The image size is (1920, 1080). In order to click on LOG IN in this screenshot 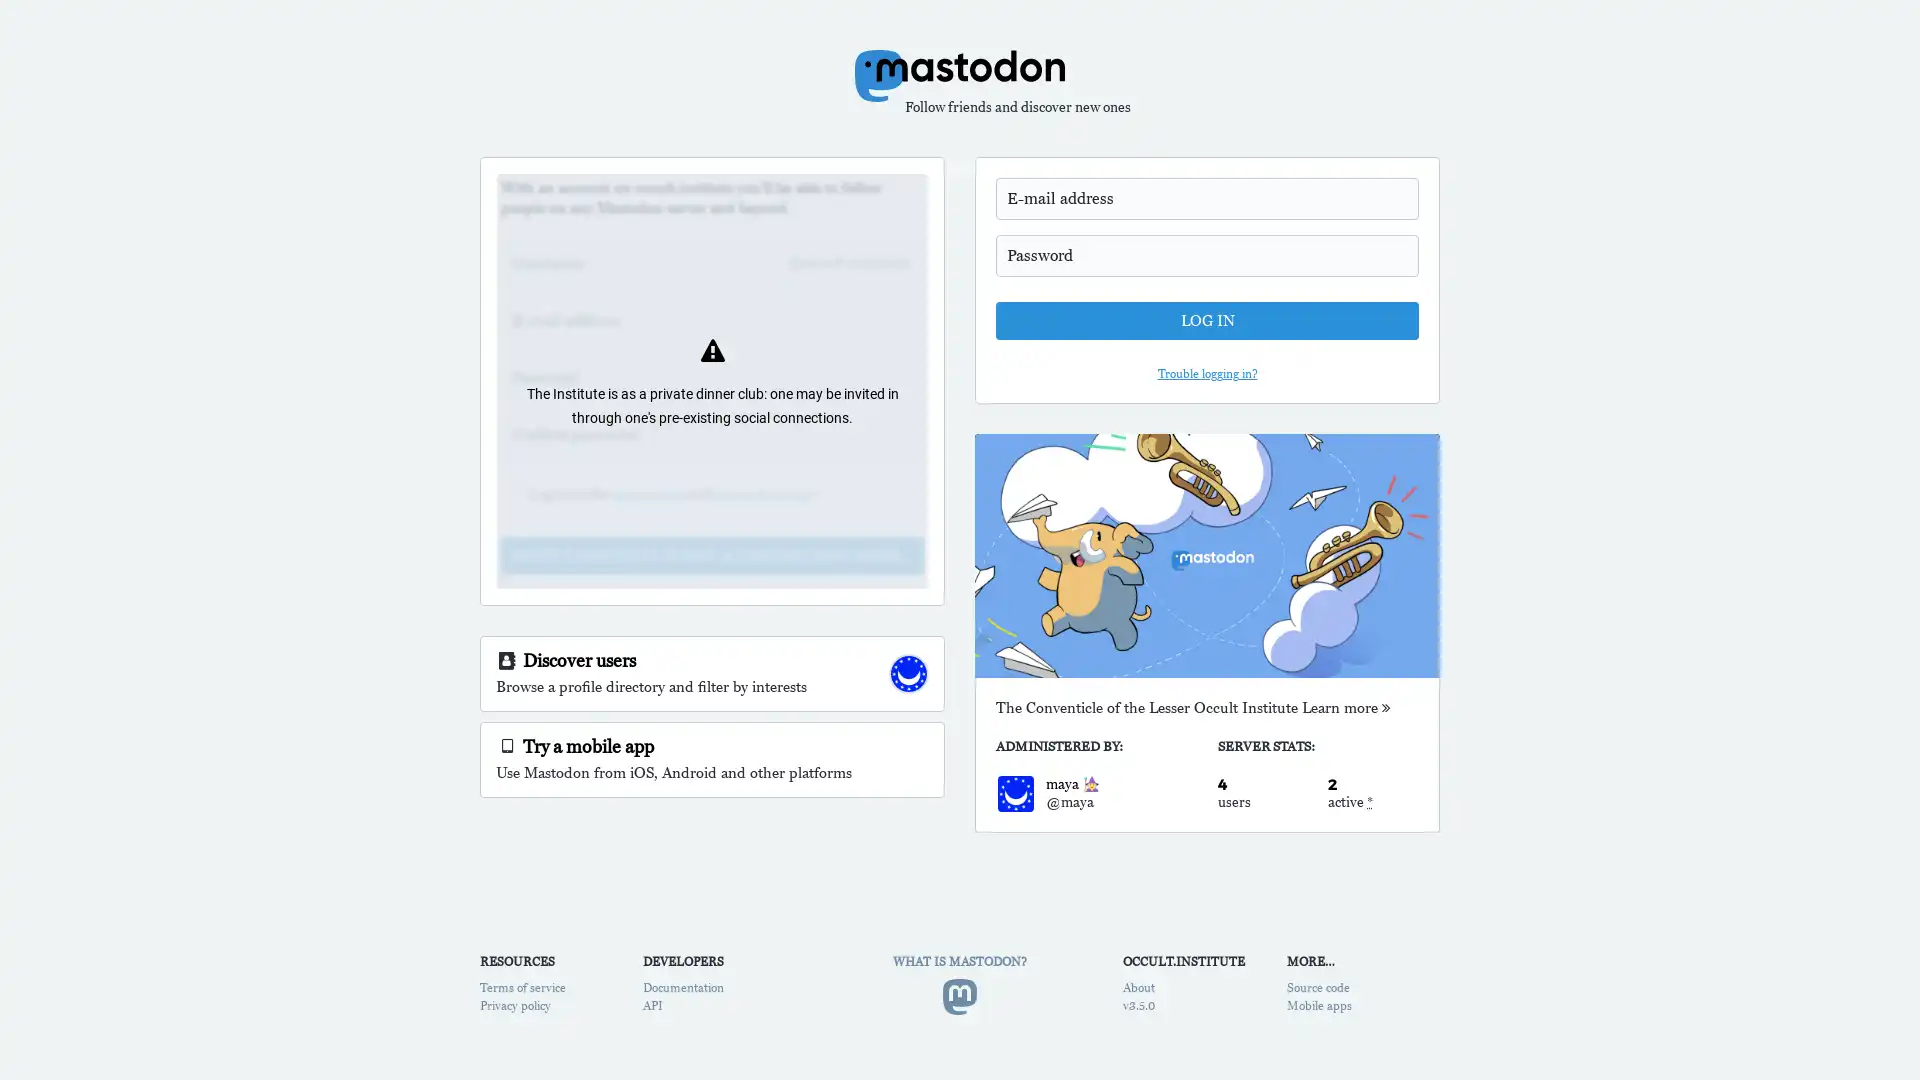, I will do `click(1206, 319)`.